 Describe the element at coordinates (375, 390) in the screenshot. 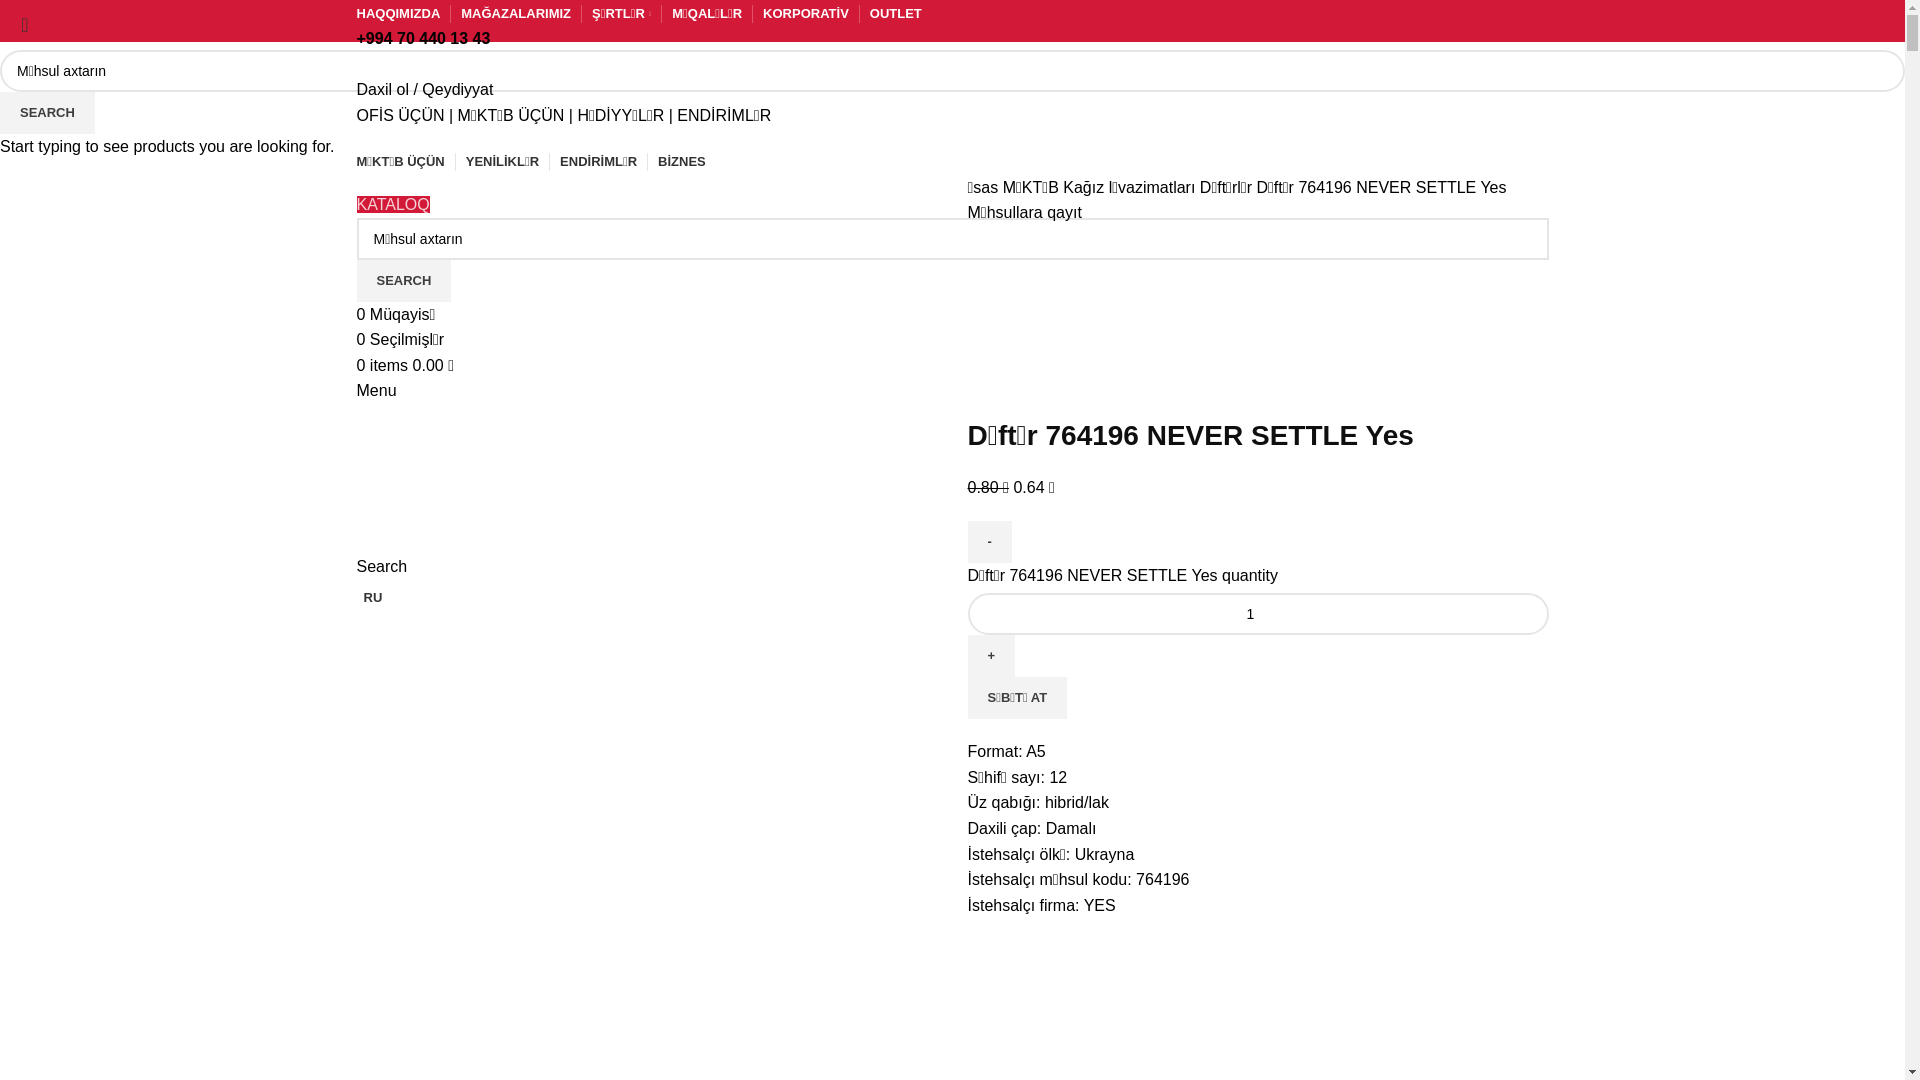

I see `'Menu'` at that location.